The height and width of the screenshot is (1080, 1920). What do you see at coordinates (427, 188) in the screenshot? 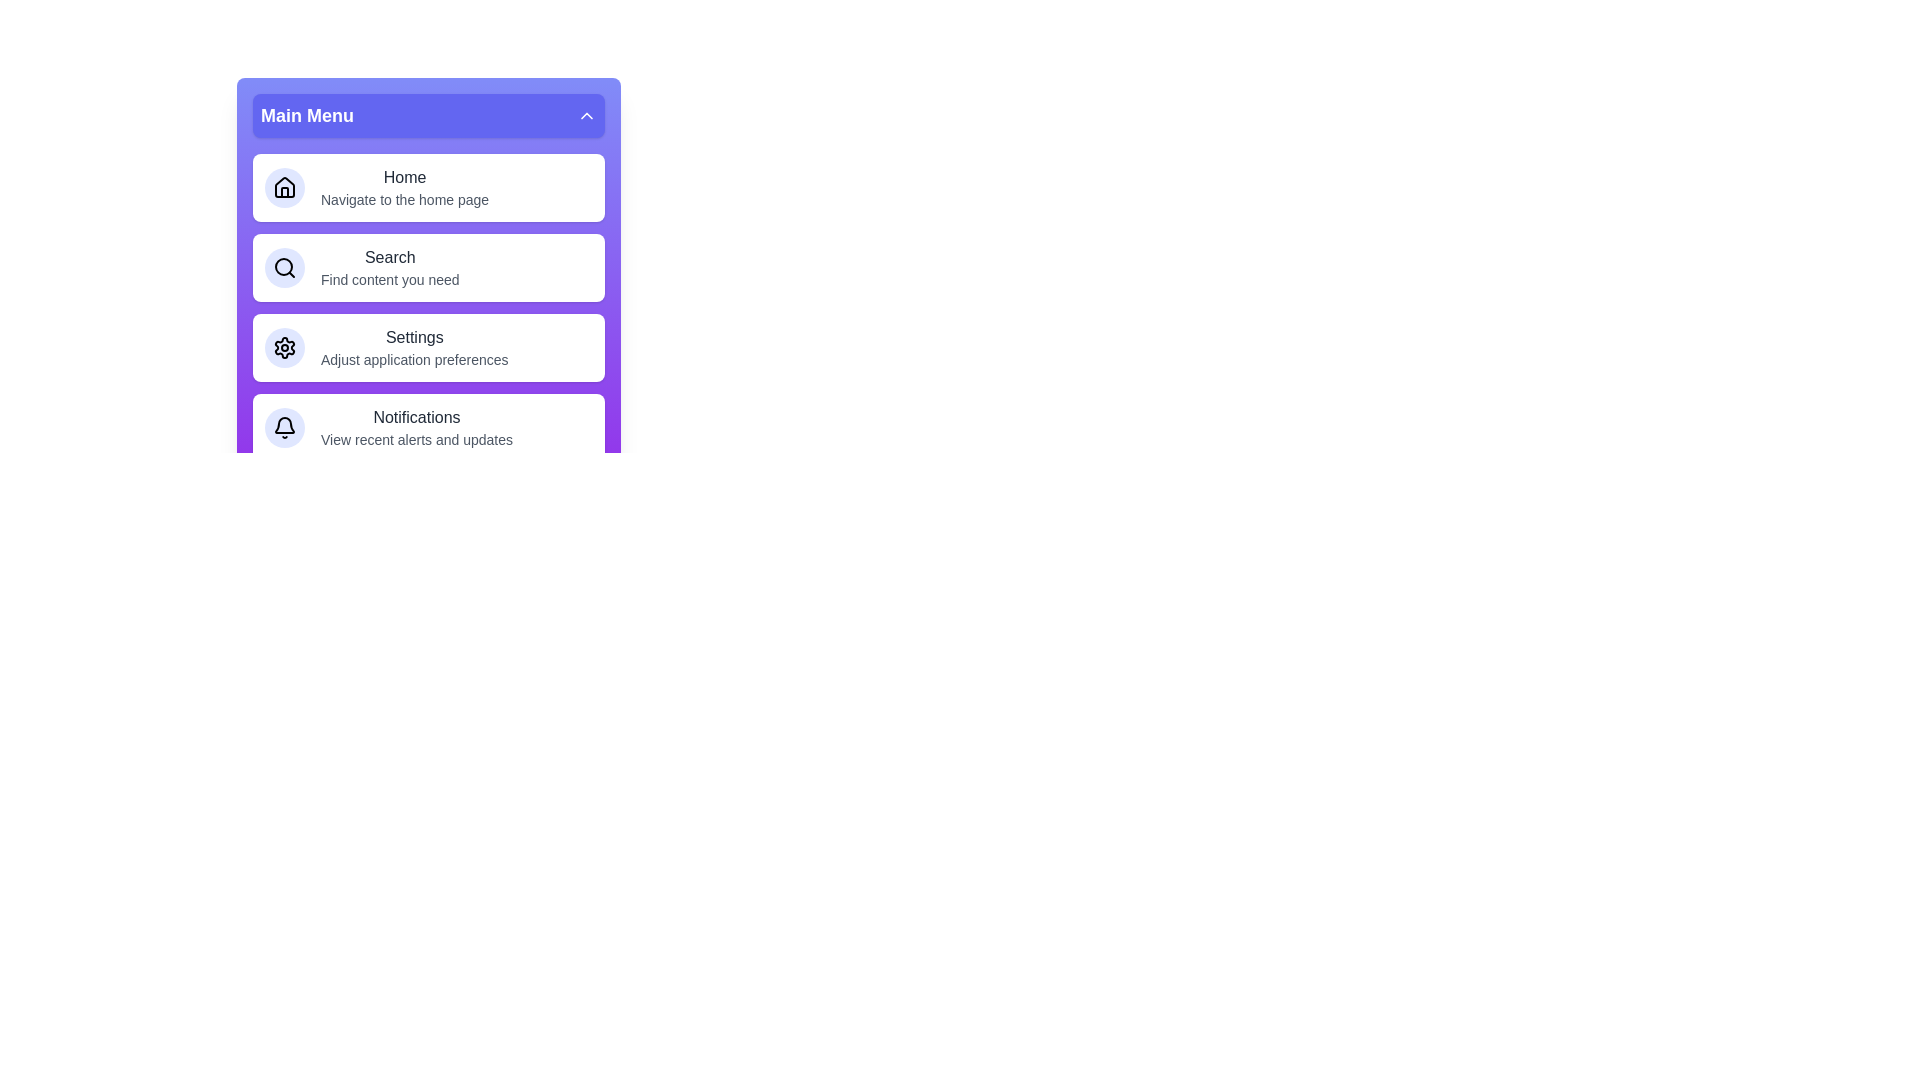
I see `the menu item labeled Home to navigate` at bounding box center [427, 188].